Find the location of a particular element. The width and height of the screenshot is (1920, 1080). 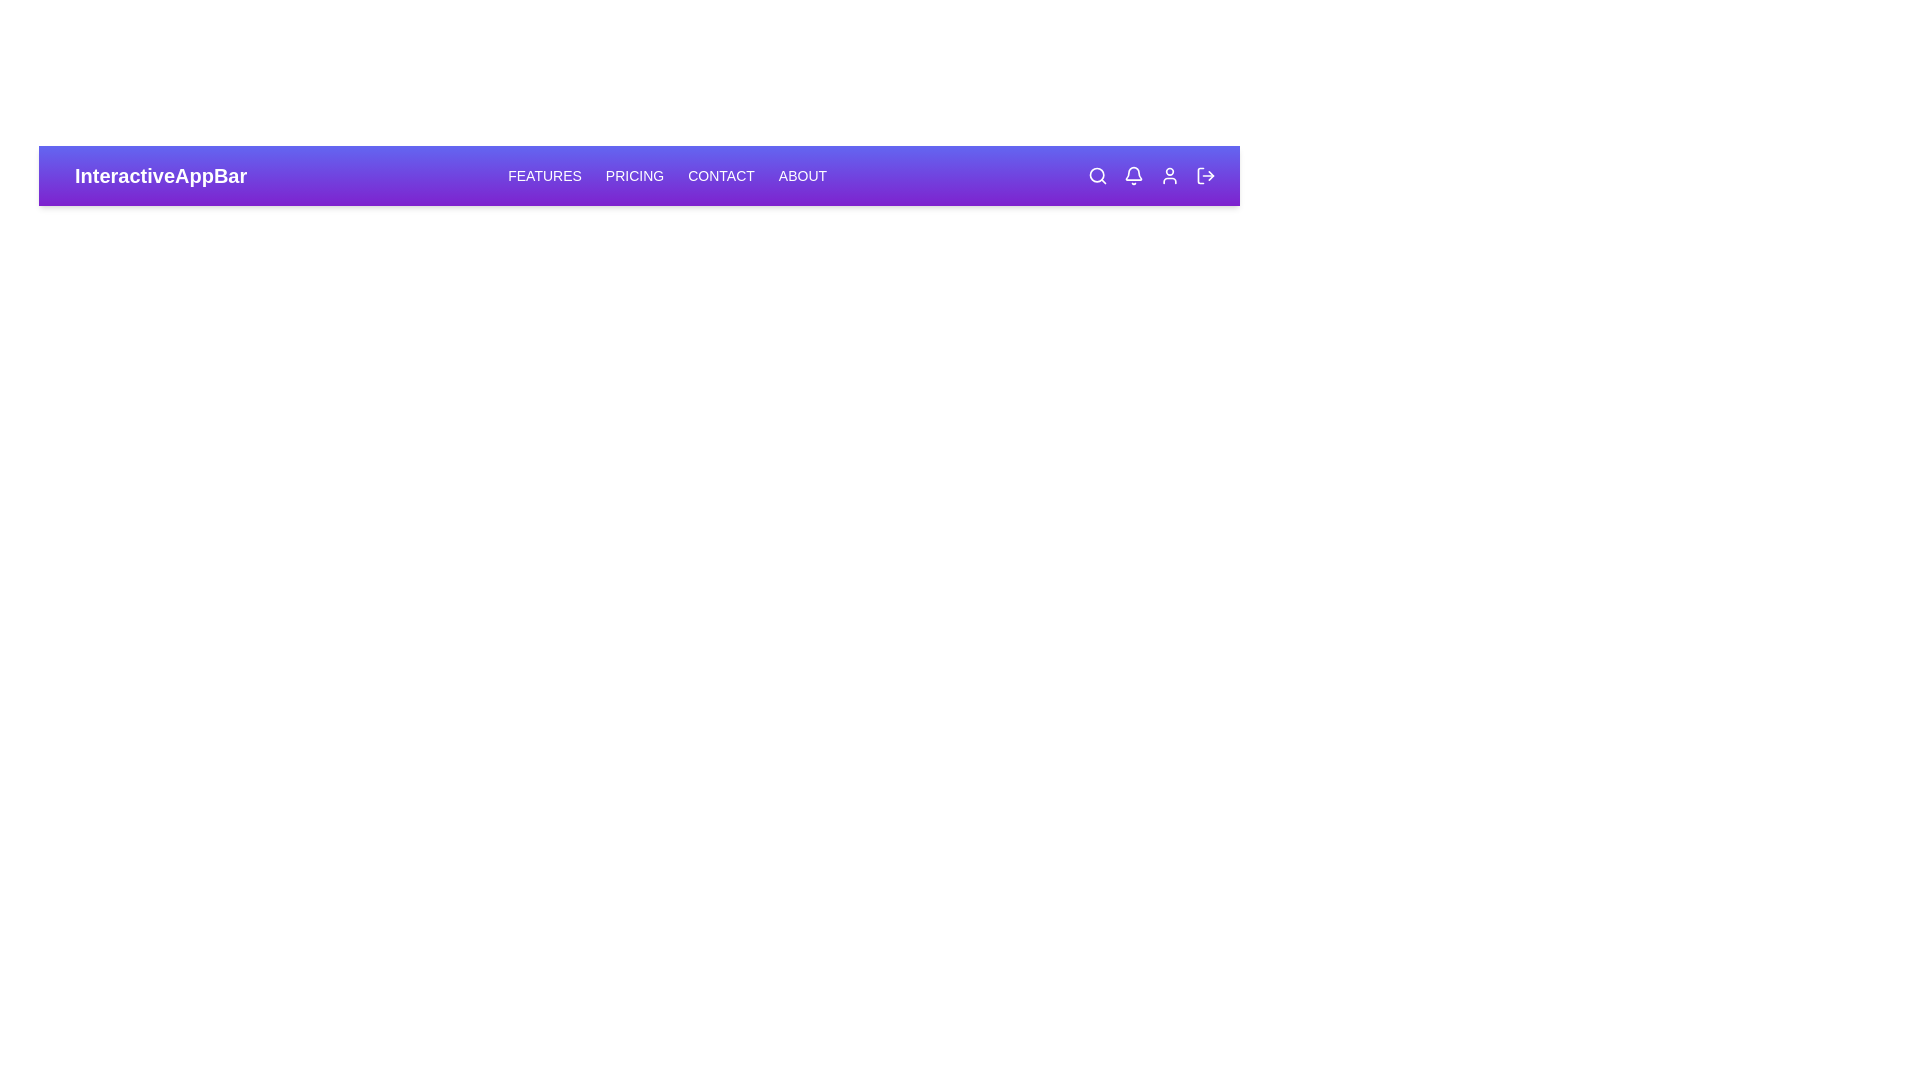

the 'About' link in the navigation bar is located at coordinates (801, 175).